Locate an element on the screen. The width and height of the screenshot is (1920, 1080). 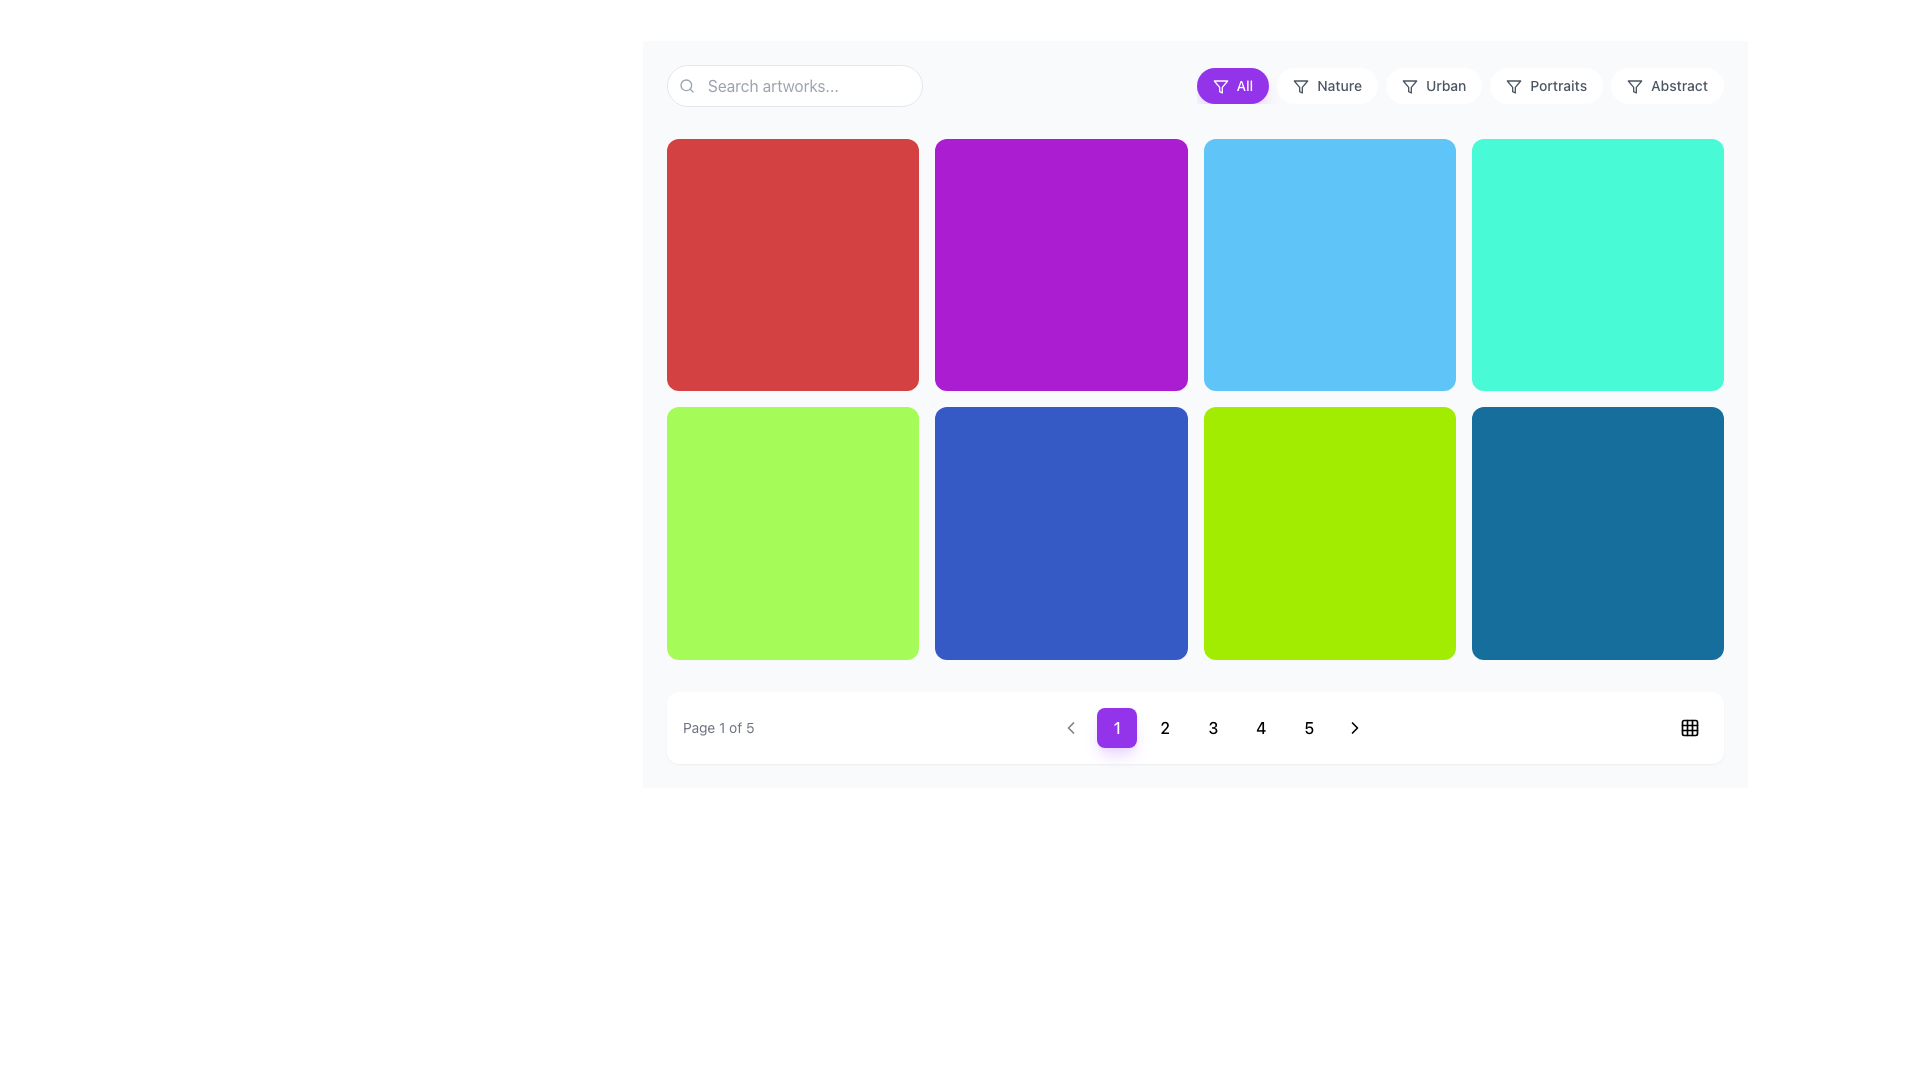
the right-pointing chevron icon located in the pagination section is located at coordinates (1355, 727).